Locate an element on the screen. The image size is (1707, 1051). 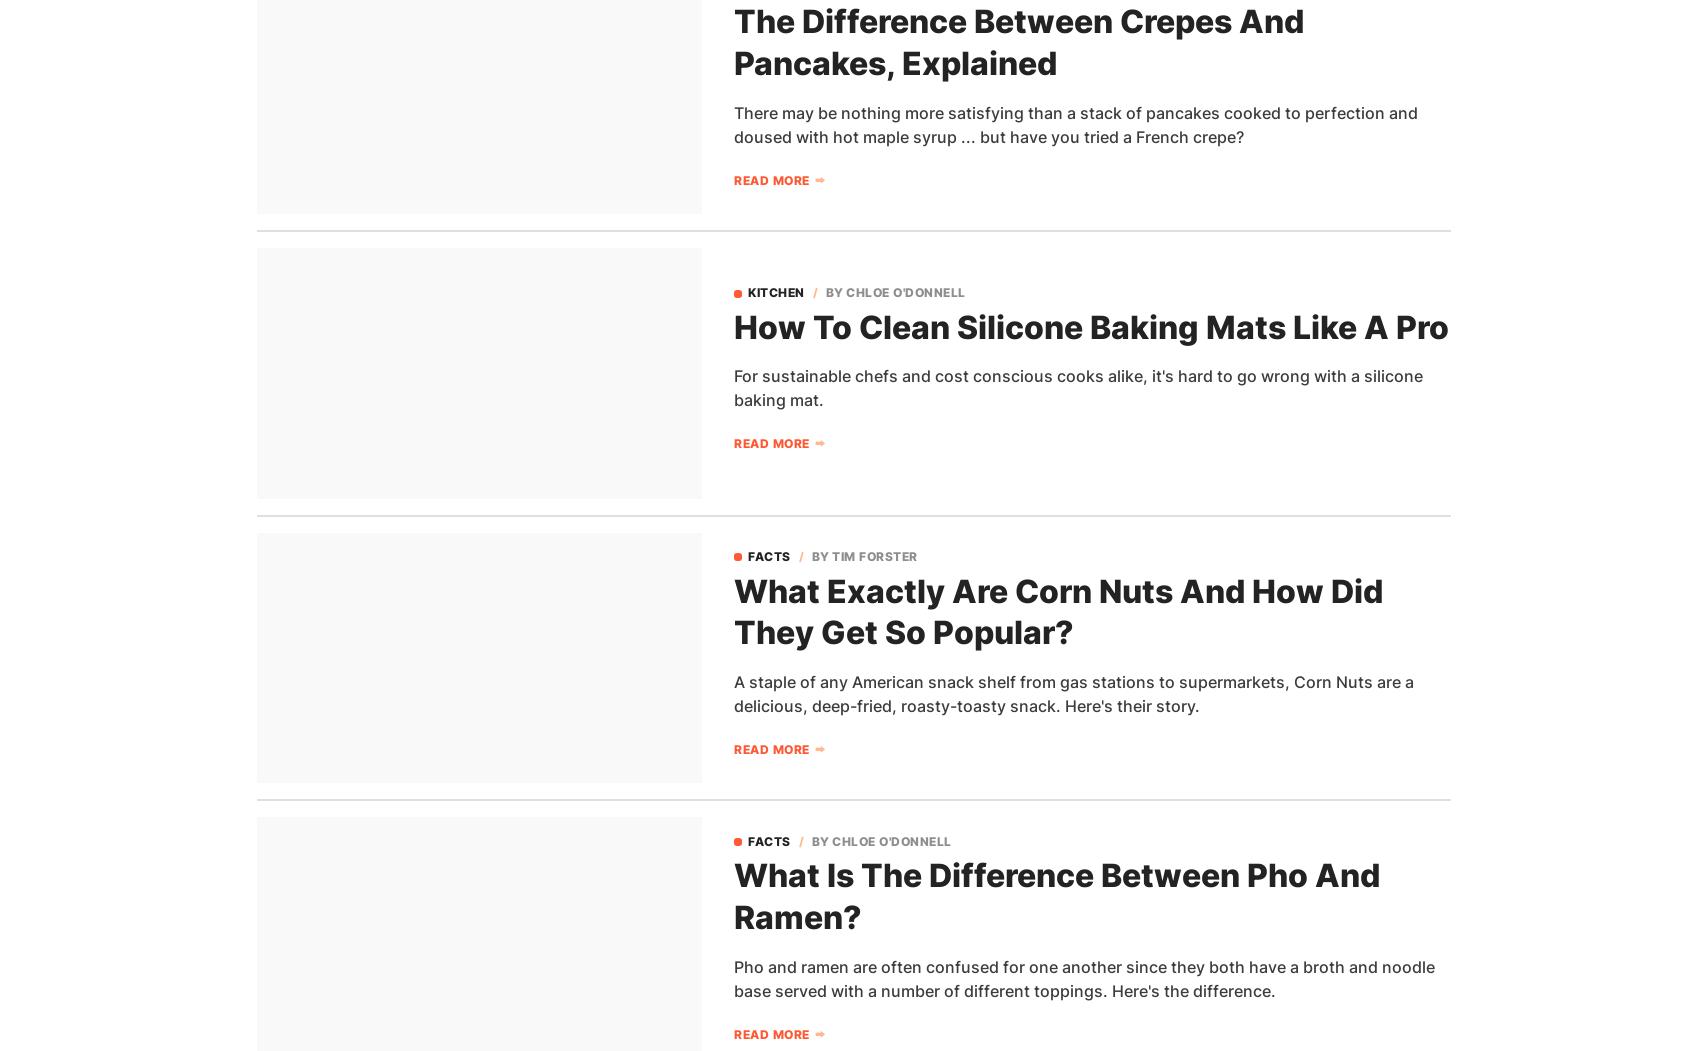
'Kitchen' is located at coordinates (776, 291).